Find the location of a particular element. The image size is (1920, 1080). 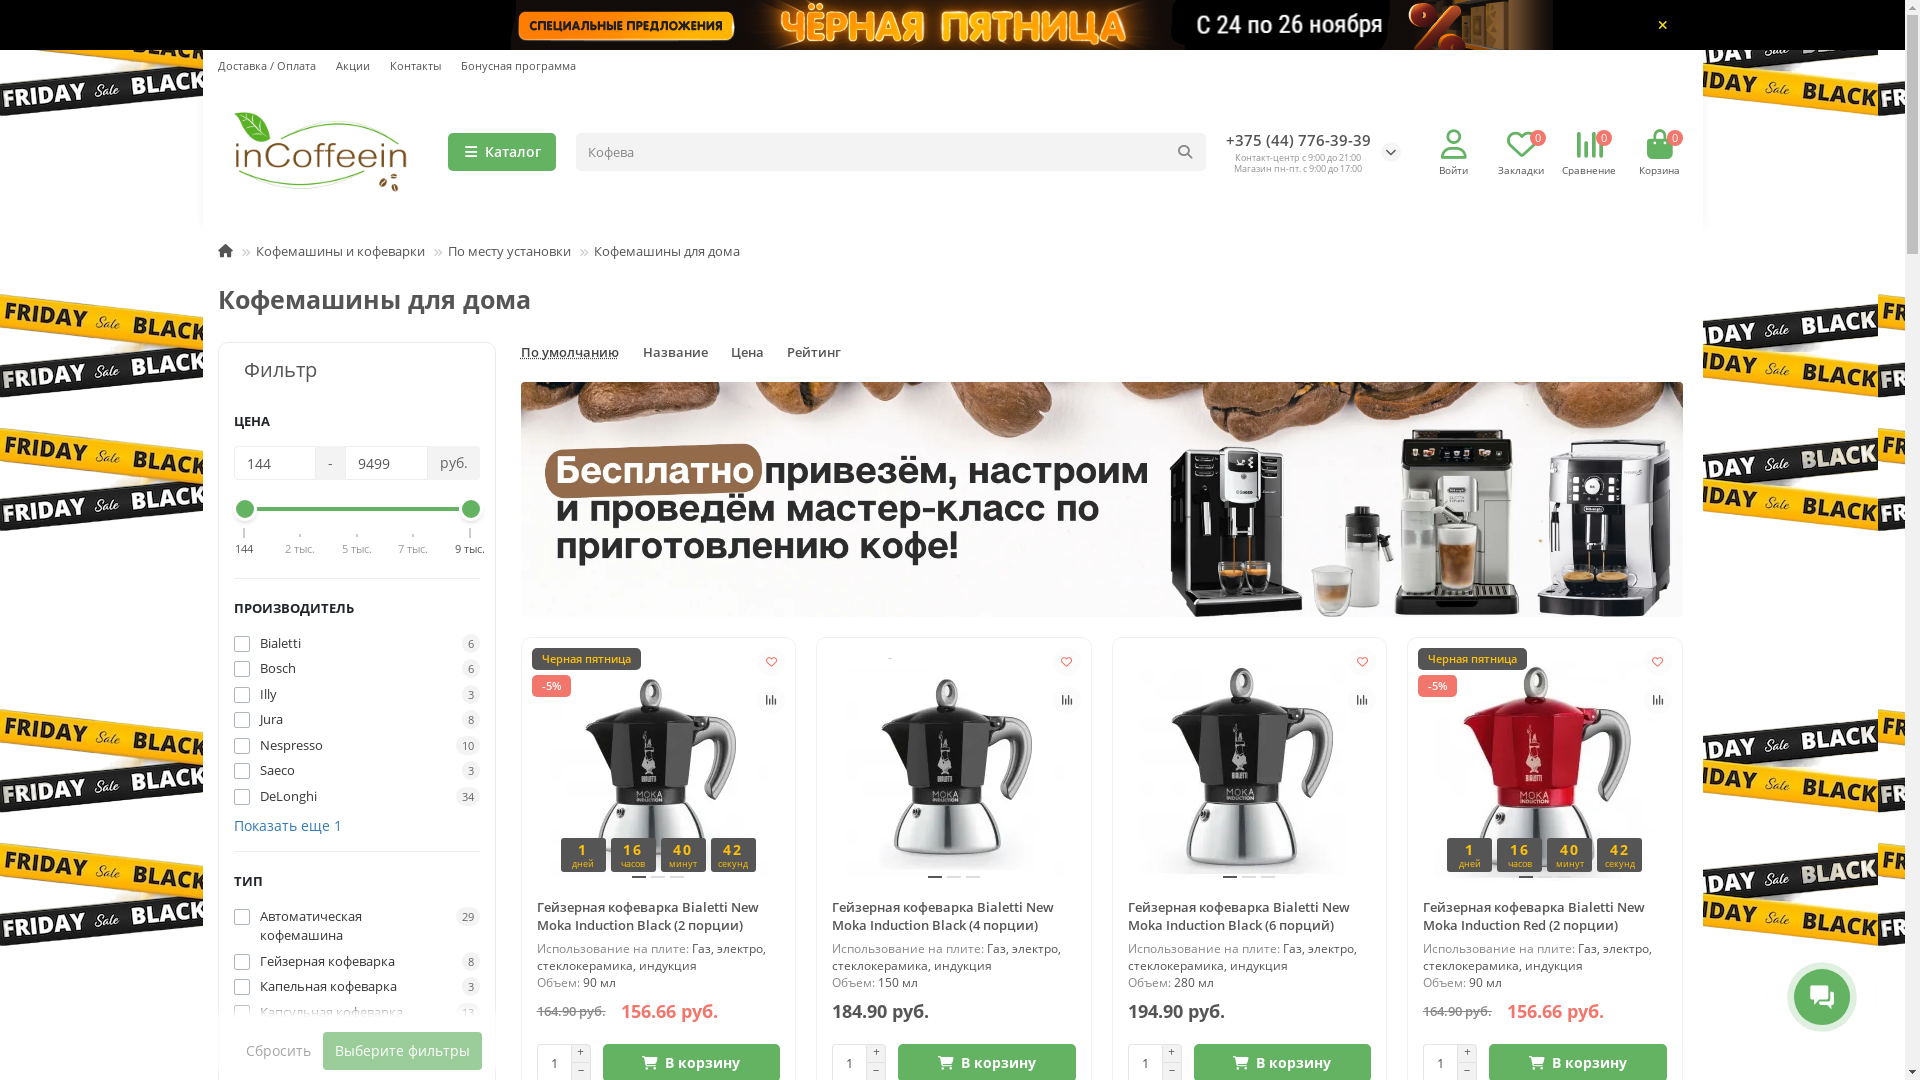

'+375 (44) 776-39-39' is located at coordinates (1298, 139).